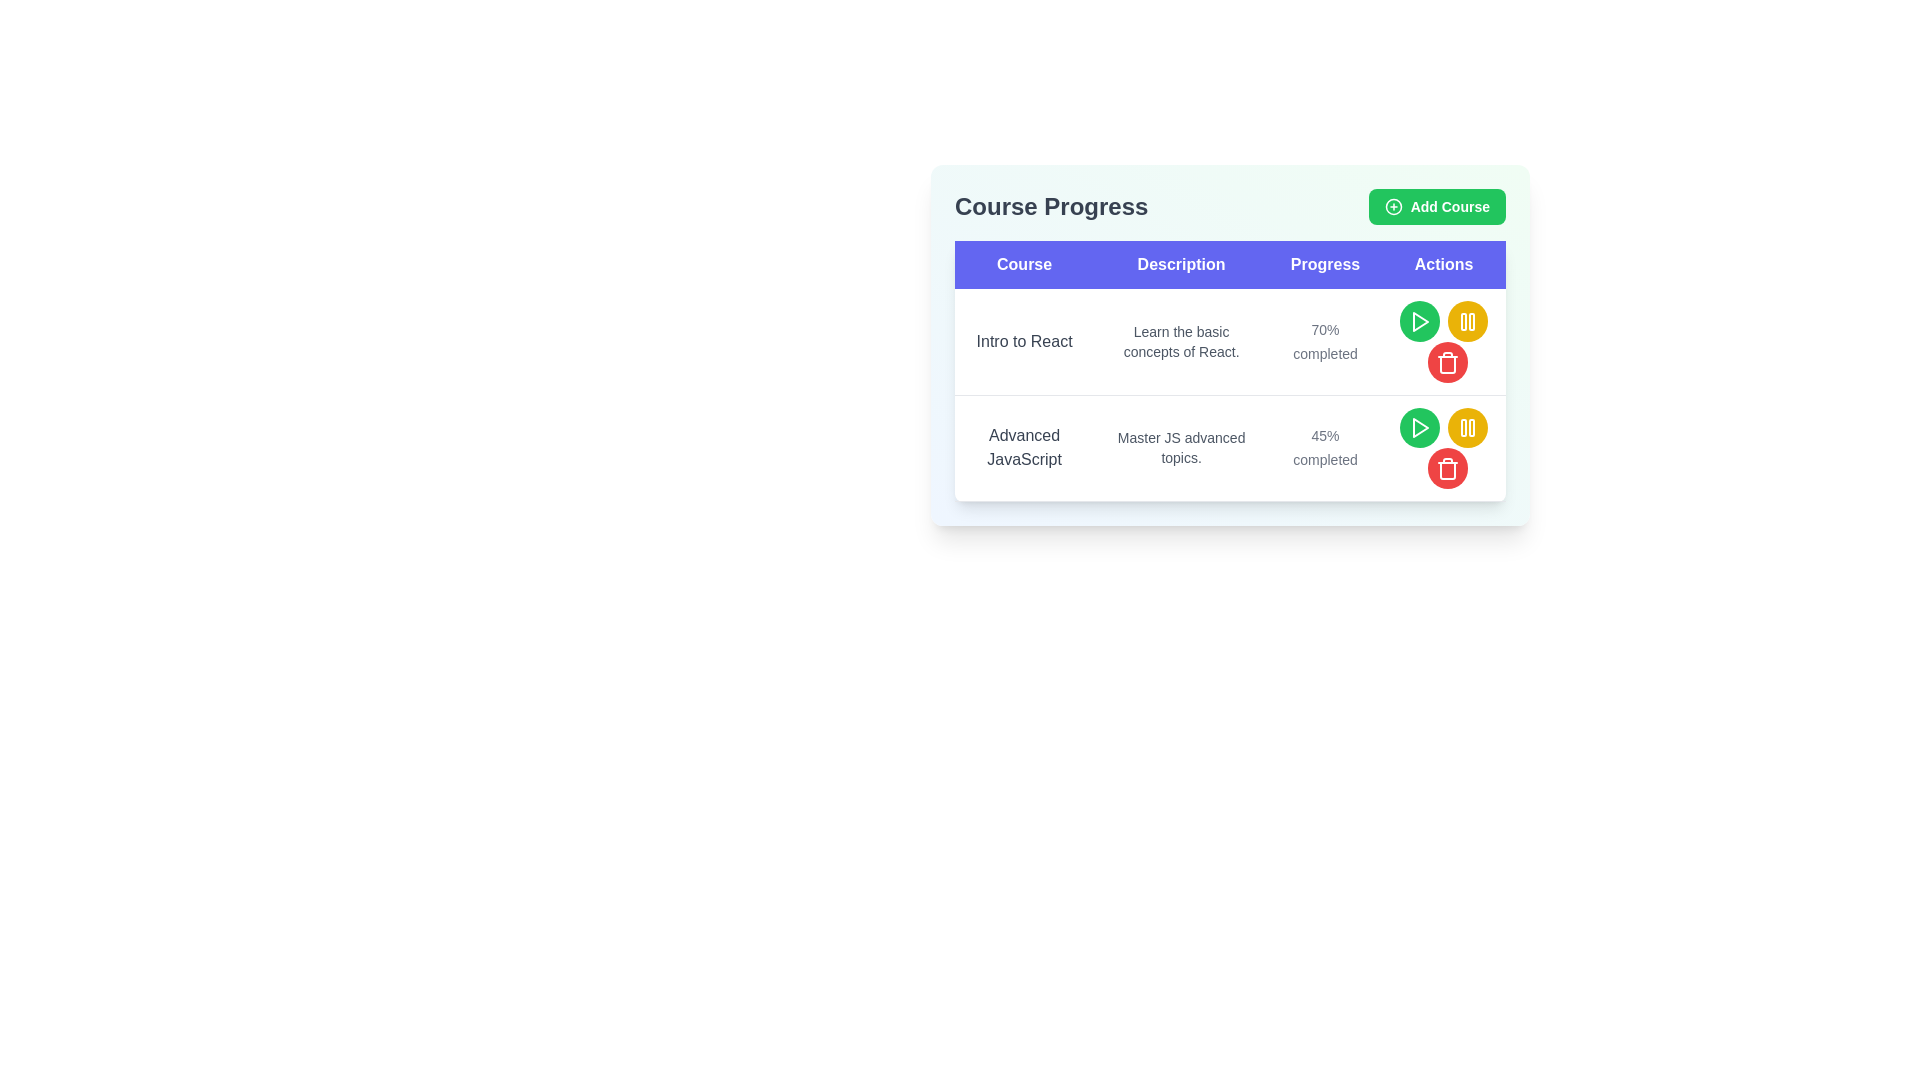 The image size is (1920, 1080). Describe the element at coordinates (1419, 320) in the screenshot. I see `the 'Play' button located in the 'Actions' column of the first row` at that location.